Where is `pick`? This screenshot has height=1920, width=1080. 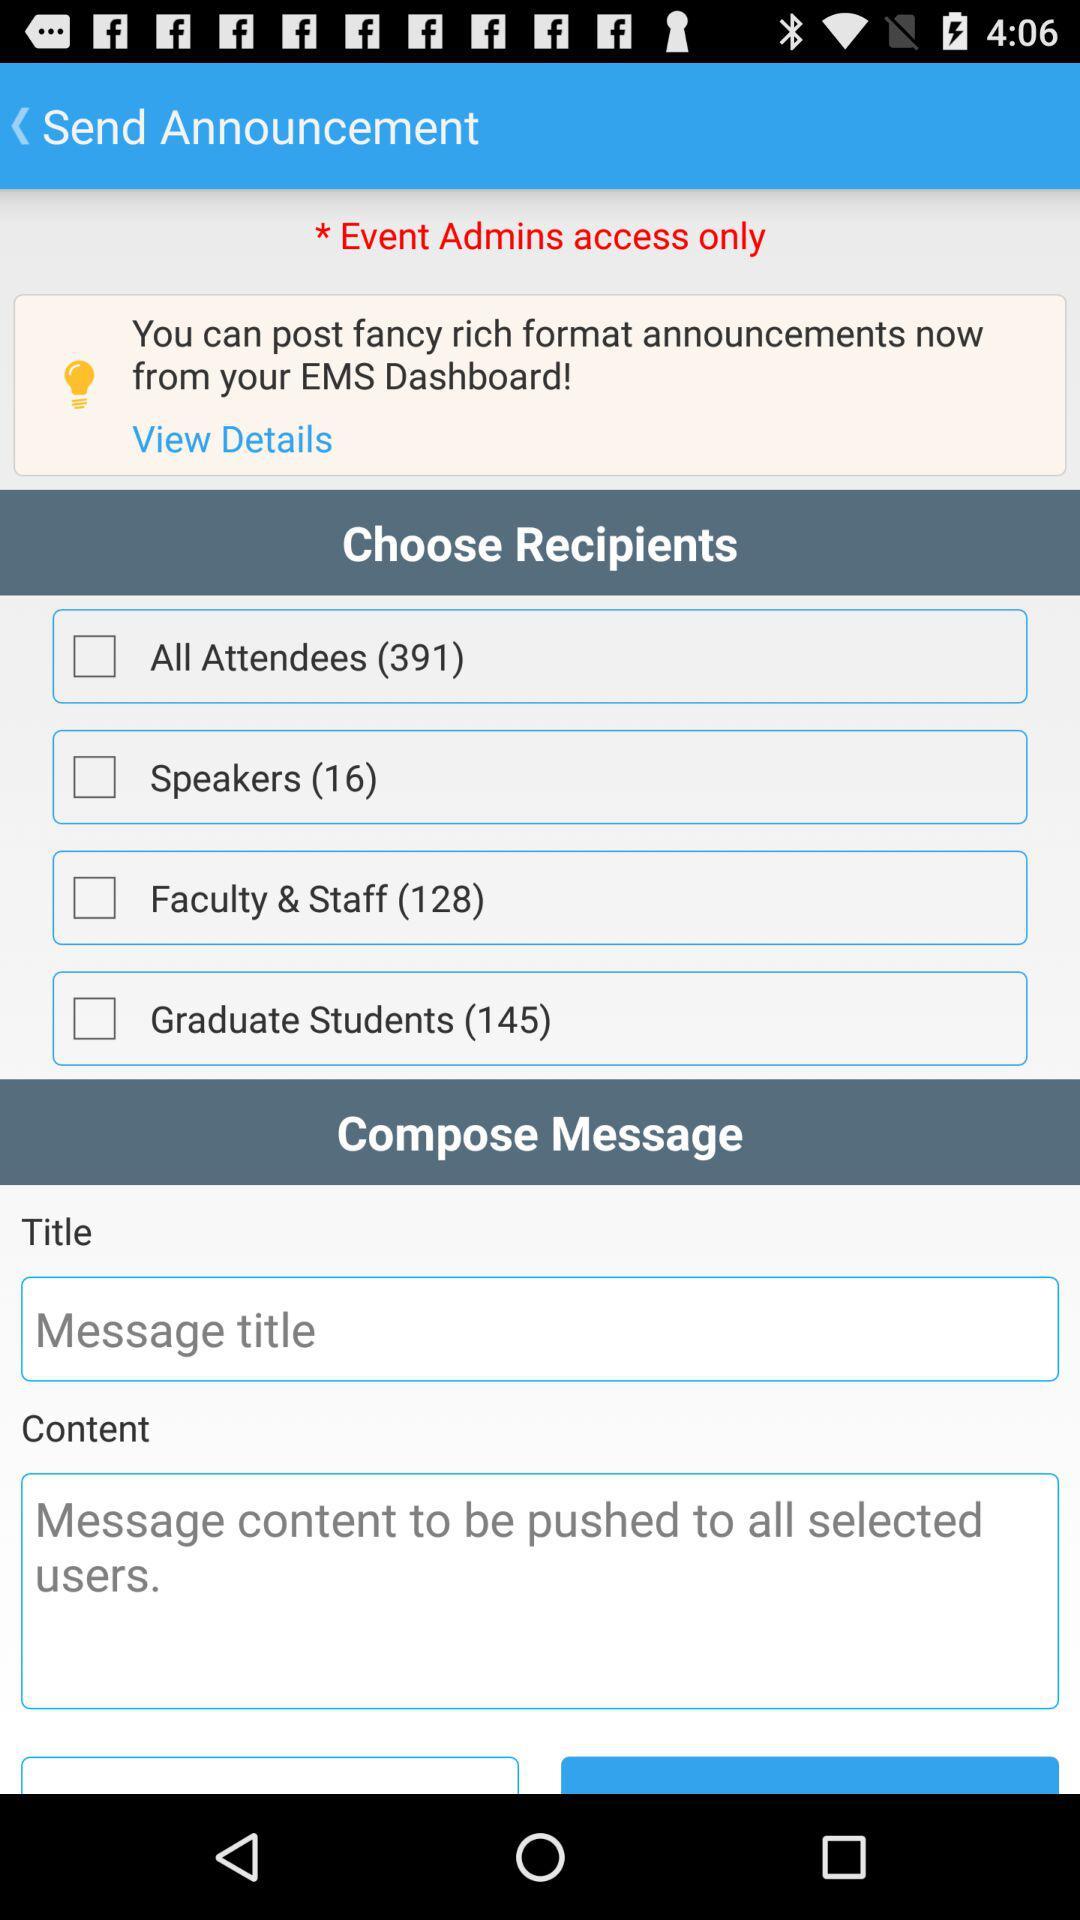 pick is located at coordinates (94, 656).